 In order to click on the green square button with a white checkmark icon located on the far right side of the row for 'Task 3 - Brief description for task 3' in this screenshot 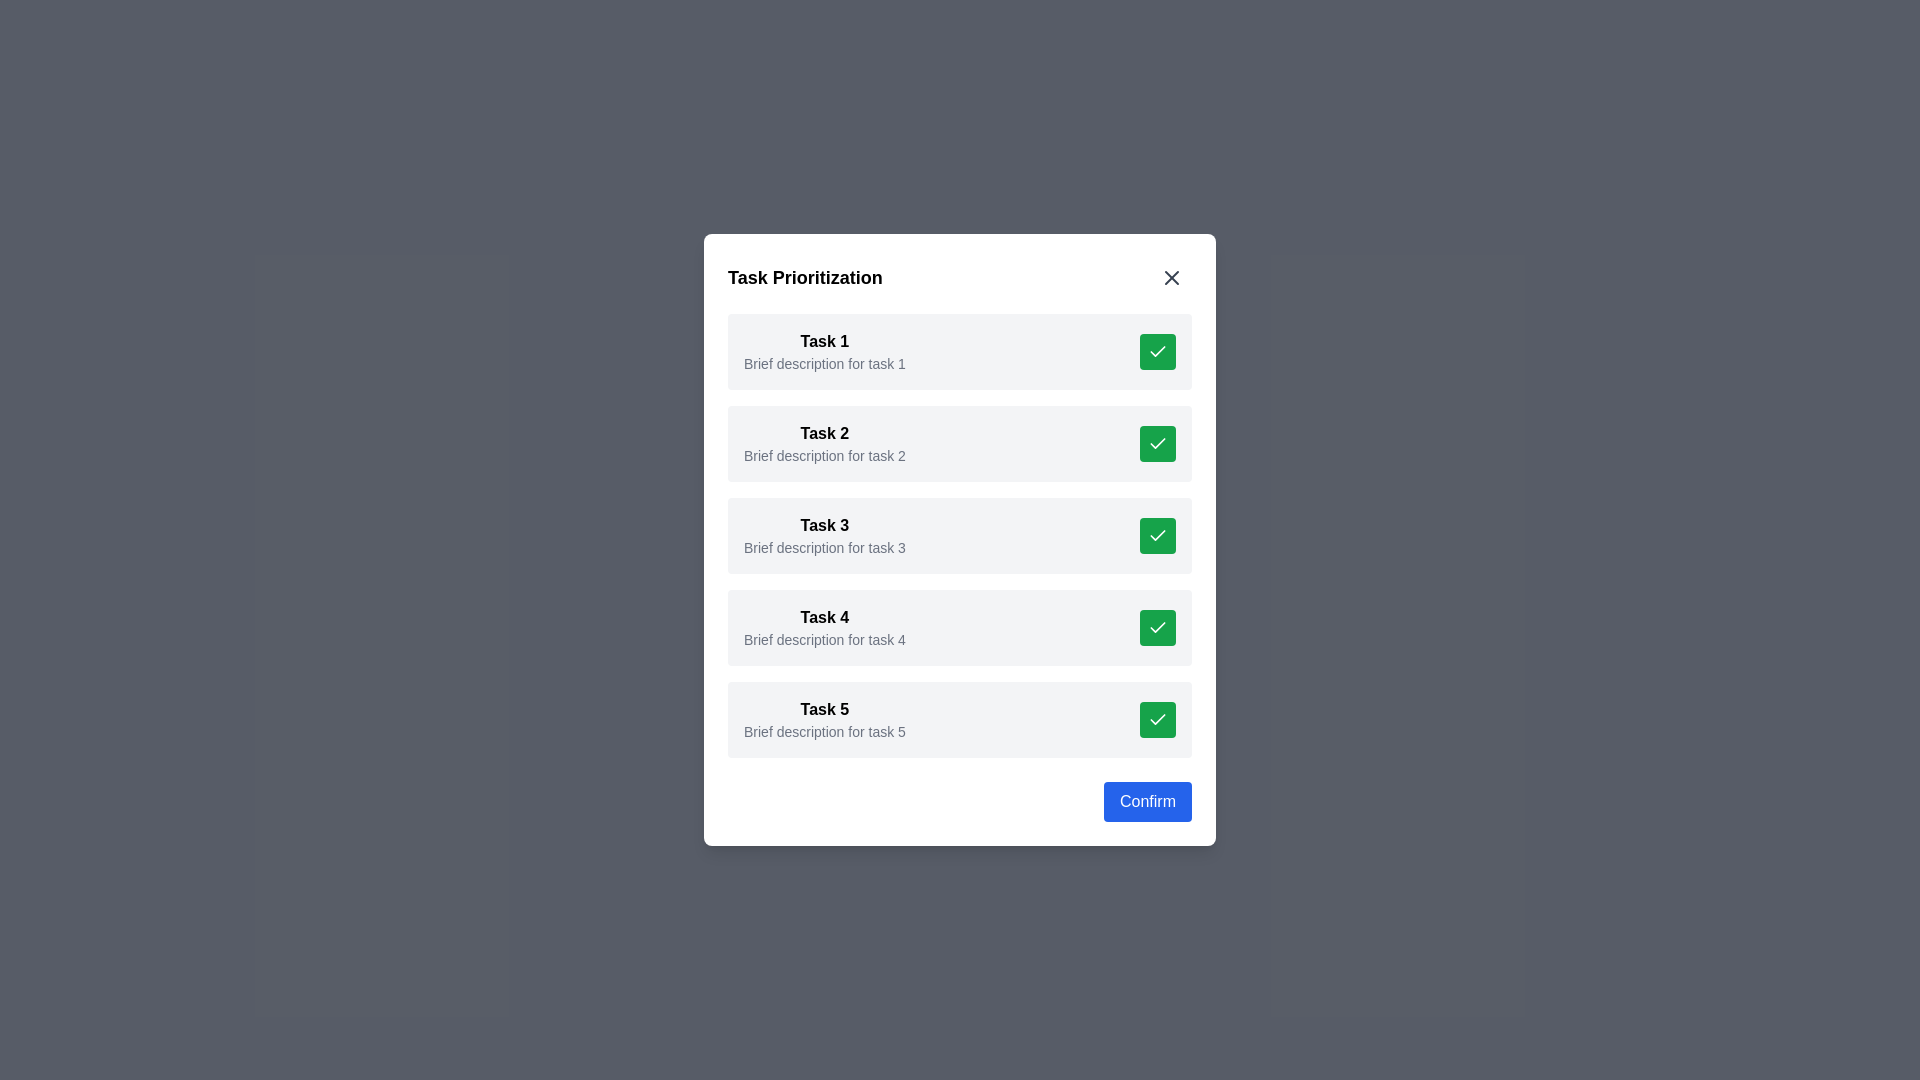, I will do `click(1157, 535)`.